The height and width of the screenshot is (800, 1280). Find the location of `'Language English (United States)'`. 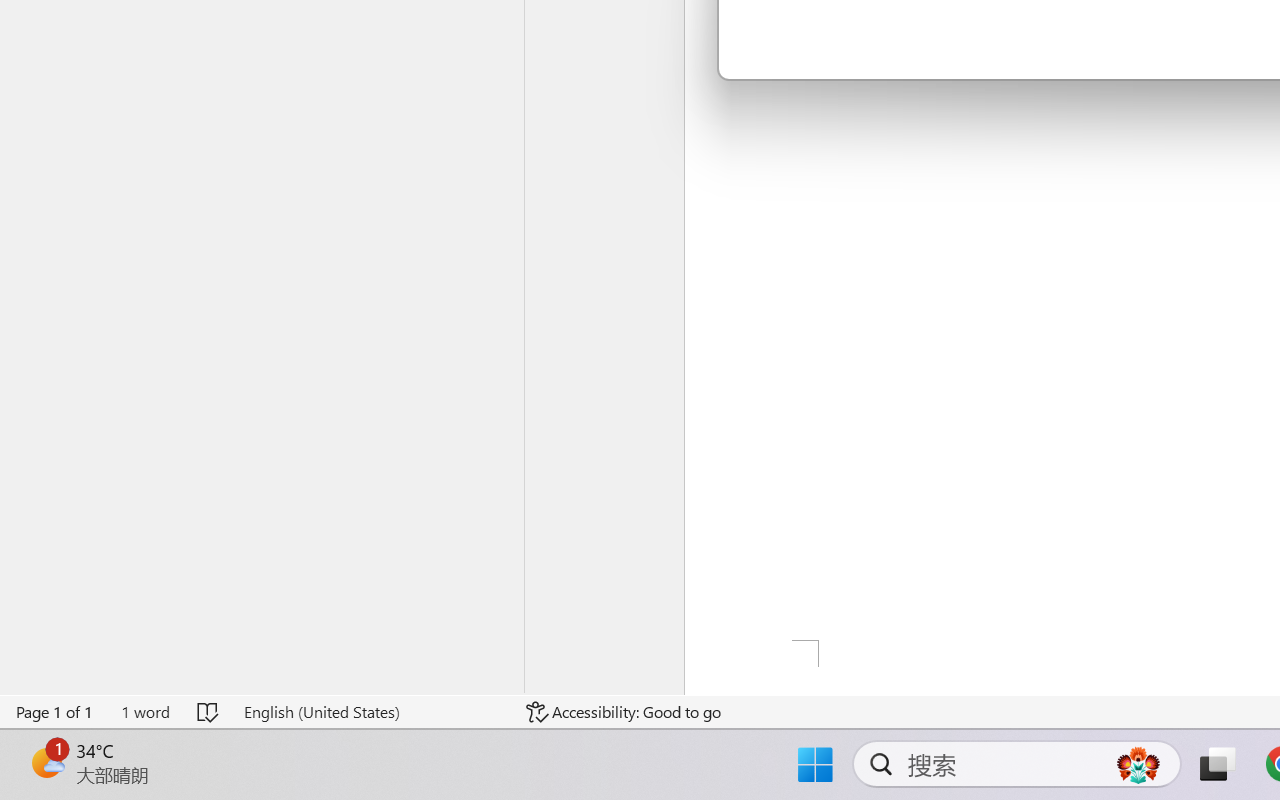

'Language English (United States)' is located at coordinates (371, 711).